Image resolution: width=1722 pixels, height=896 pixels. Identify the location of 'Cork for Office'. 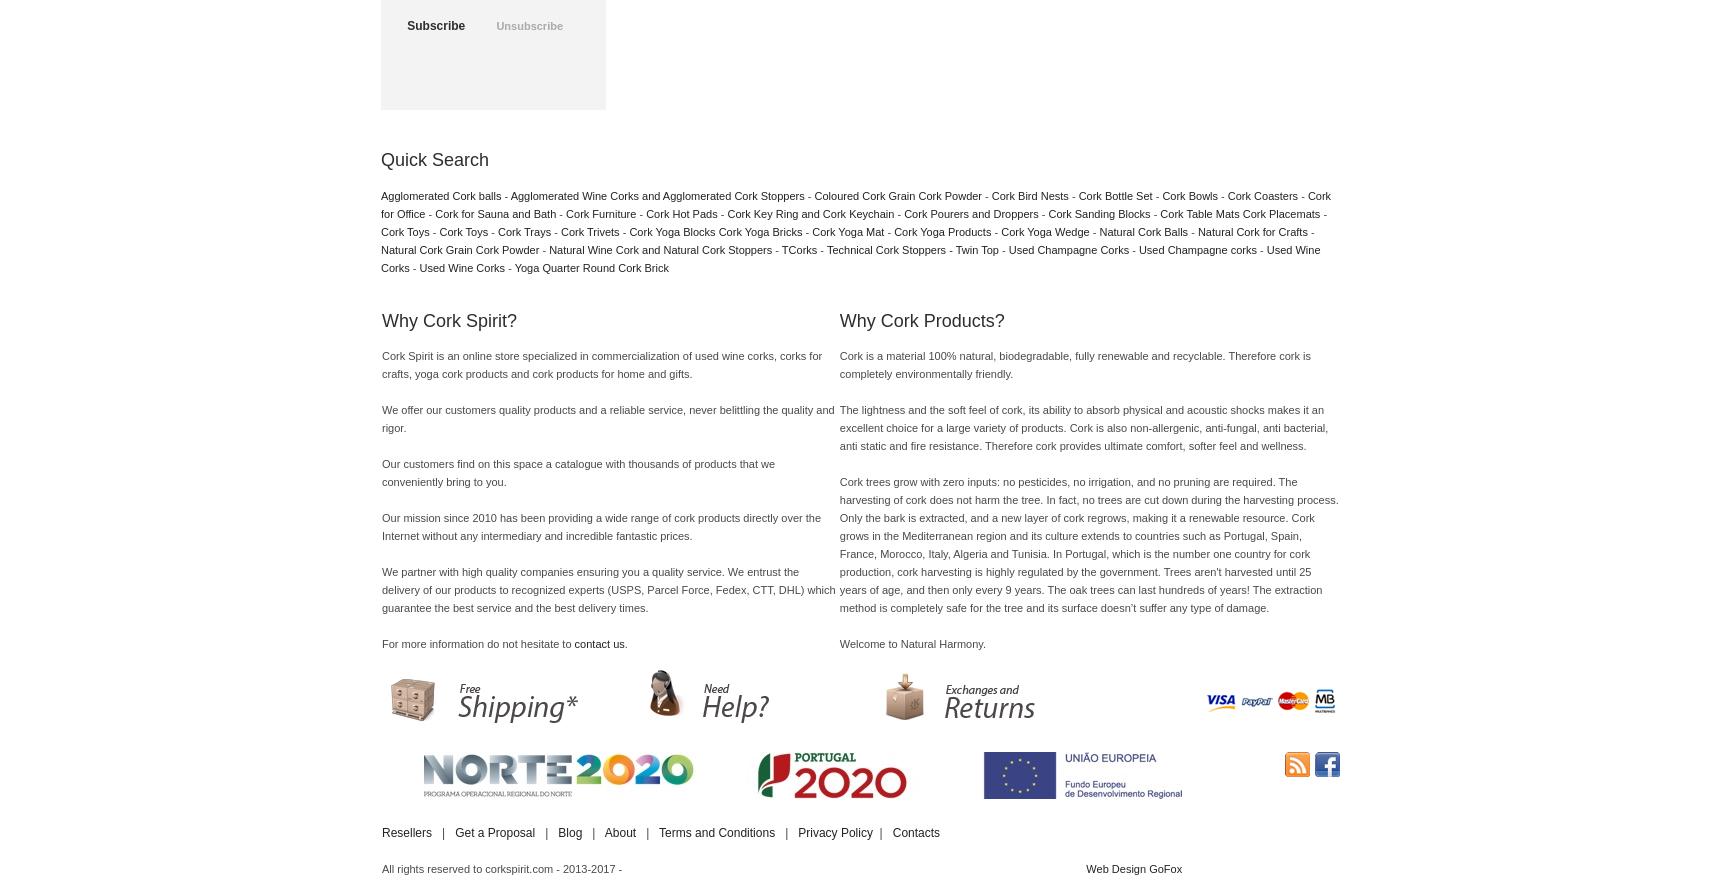
(381, 204).